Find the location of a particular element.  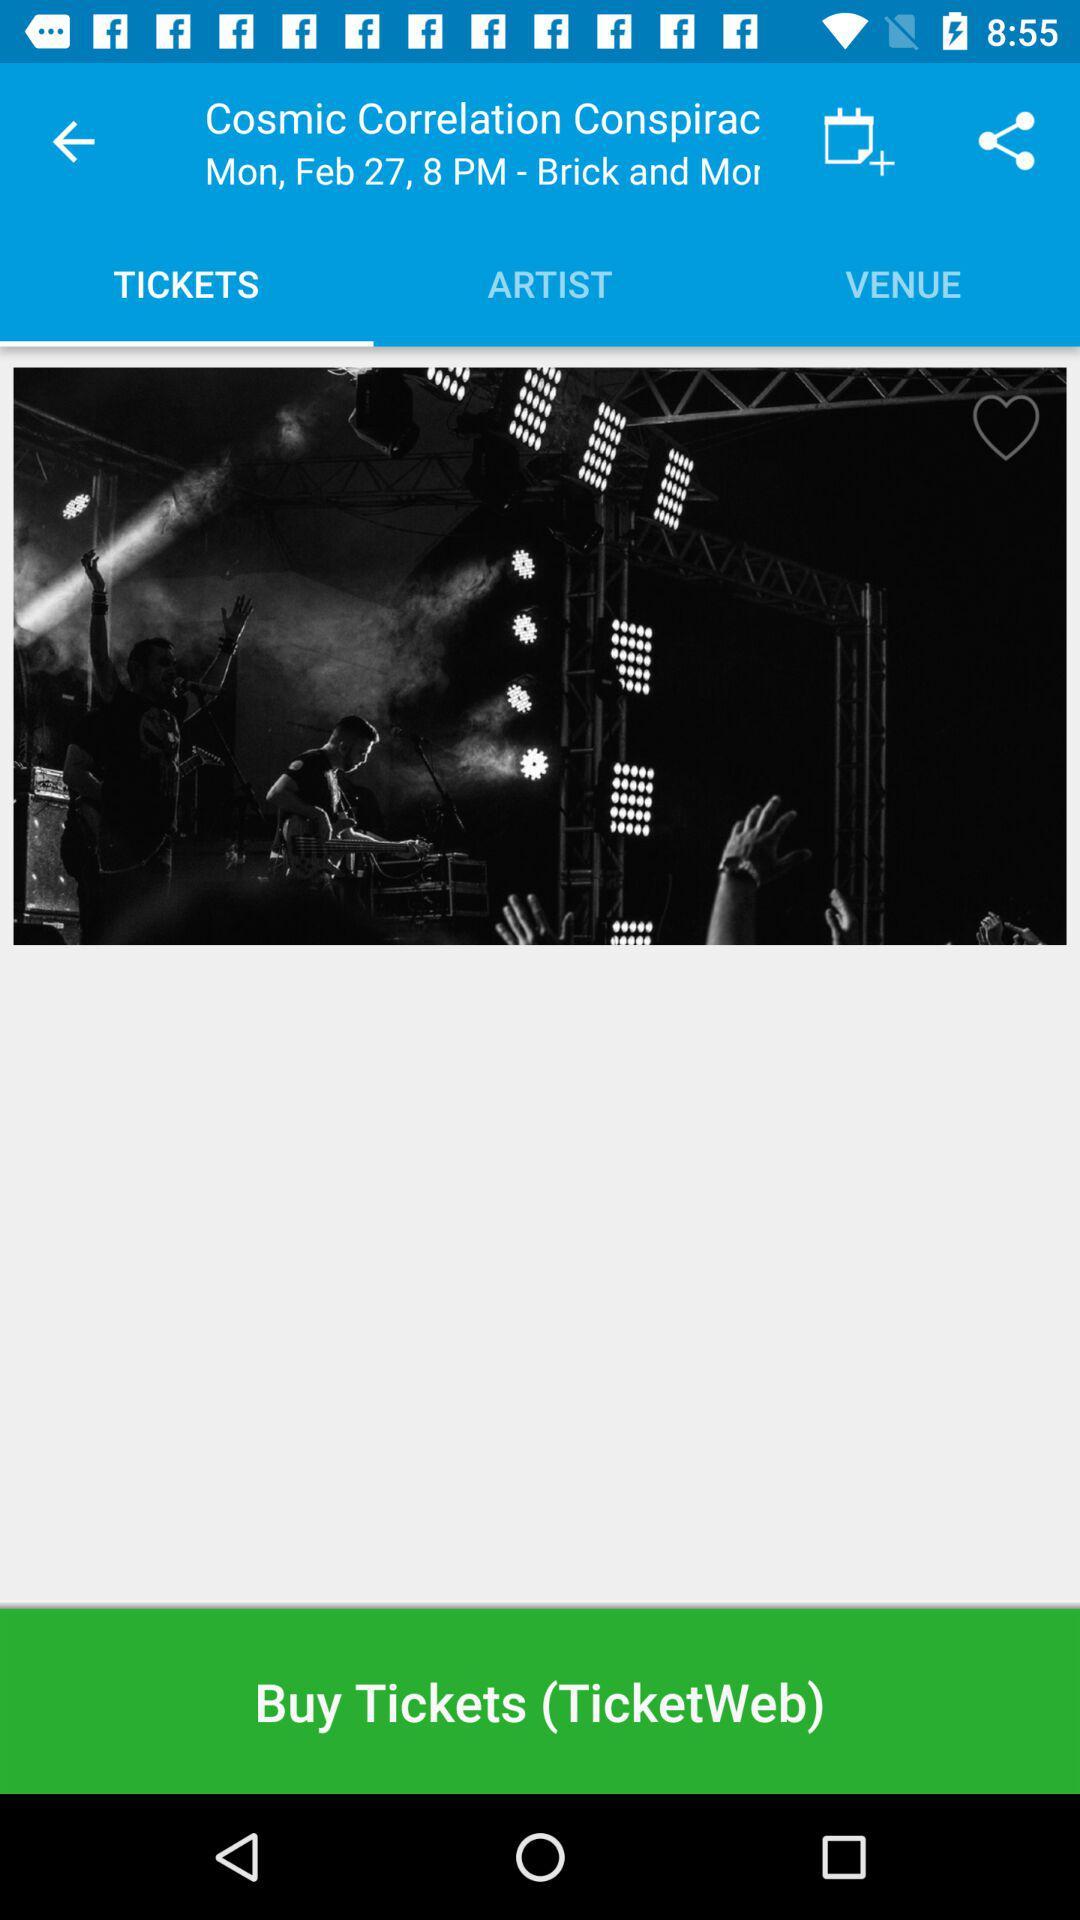

the icon next to the cosmic correlation conspiracy item is located at coordinates (858, 140).